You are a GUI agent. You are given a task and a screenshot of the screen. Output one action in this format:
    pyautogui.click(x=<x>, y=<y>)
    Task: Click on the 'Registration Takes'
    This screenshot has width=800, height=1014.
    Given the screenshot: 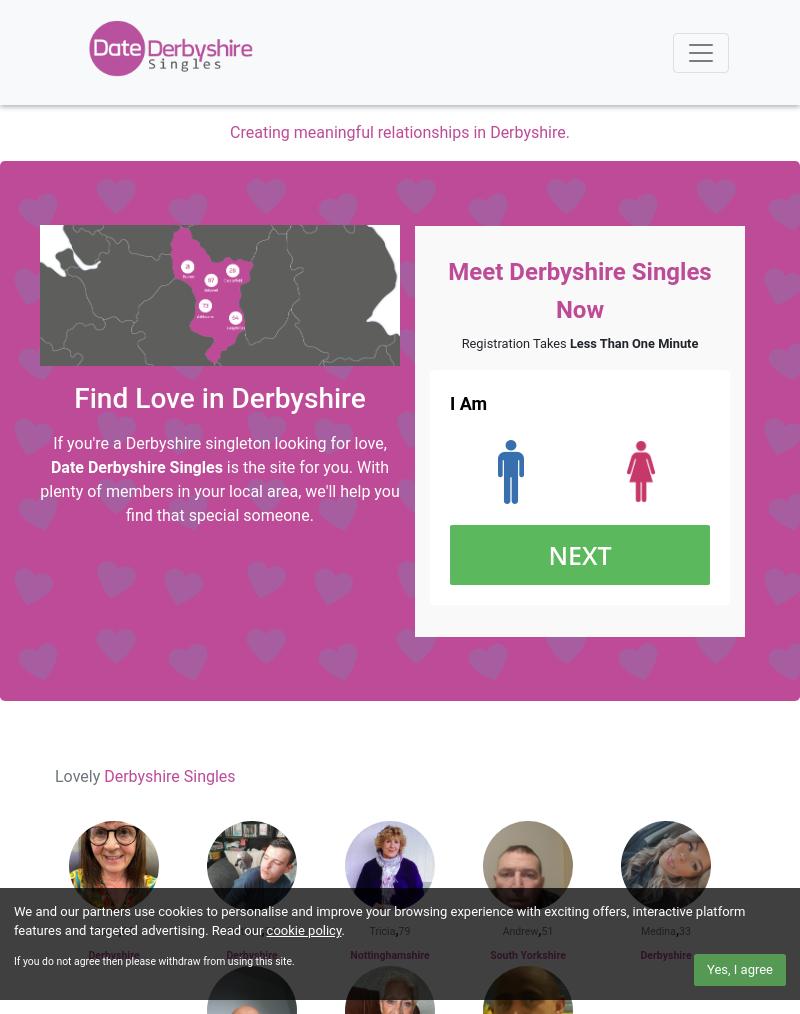 What is the action you would take?
    pyautogui.click(x=460, y=342)
    